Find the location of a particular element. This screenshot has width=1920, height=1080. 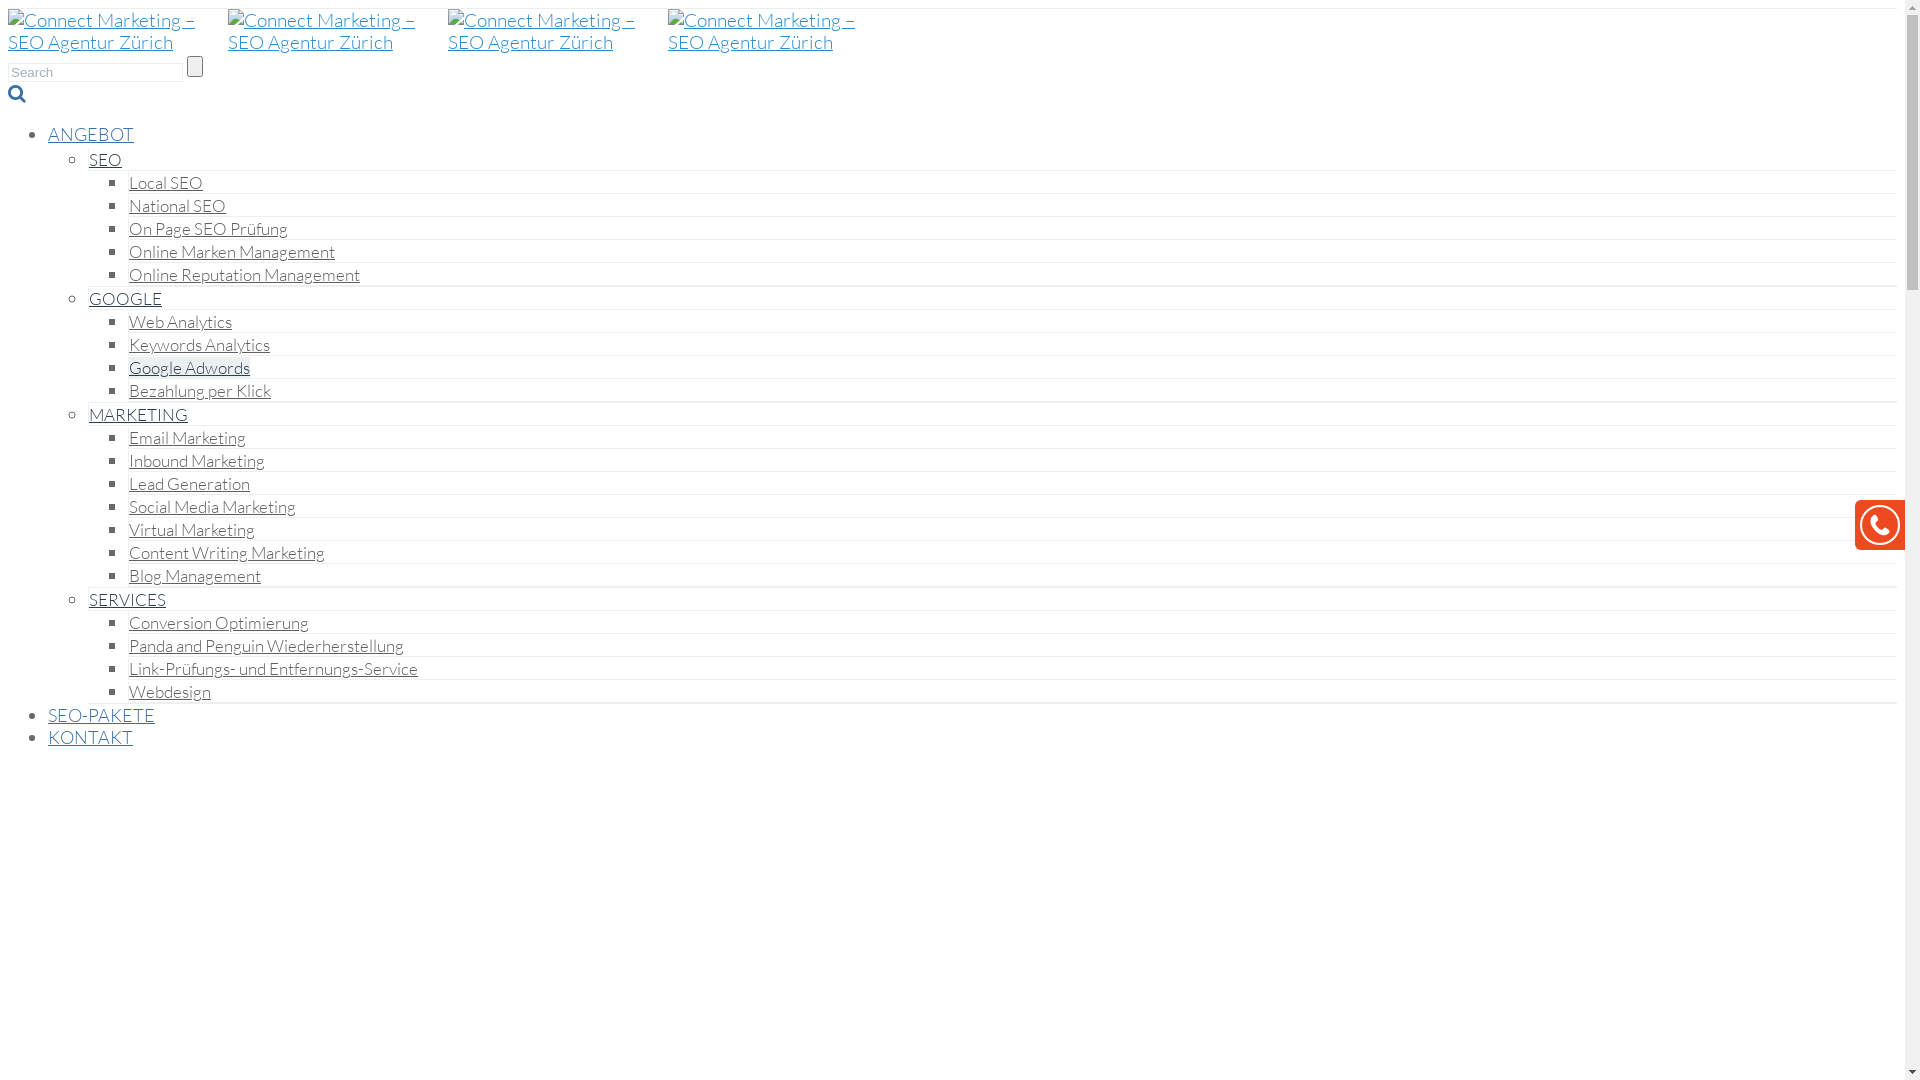

'Inbound Marketing' is located at coordinates (127, 460).